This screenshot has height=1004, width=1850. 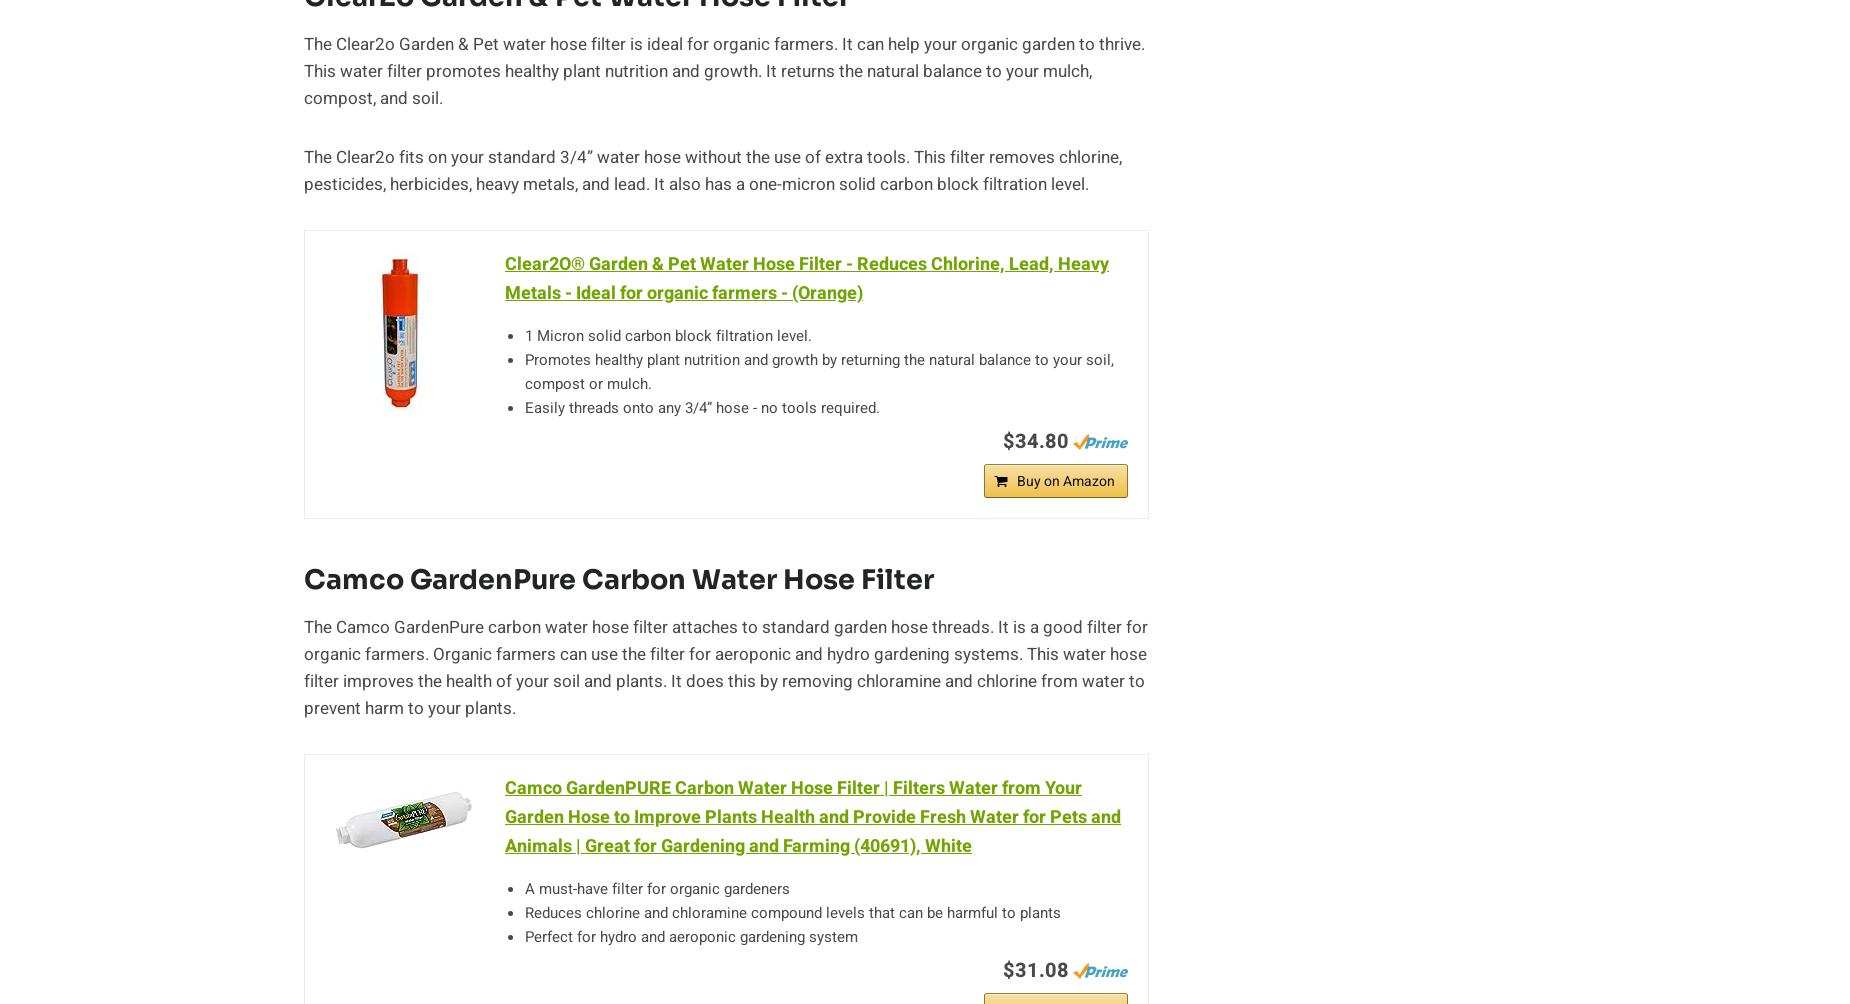 I want to click on 'The Camco GardenPure carbon water hose filter attaches to standard garden hose threads. It is a good filter for organic farmers. Organic farmers can use the filter for aeroponic and hydro gardening systems. This water hose filter improves the health of your soil and plants. It does this by removing chloramine and chlorine from water to prevent harm to your plants.', so click(x=725, y=666).